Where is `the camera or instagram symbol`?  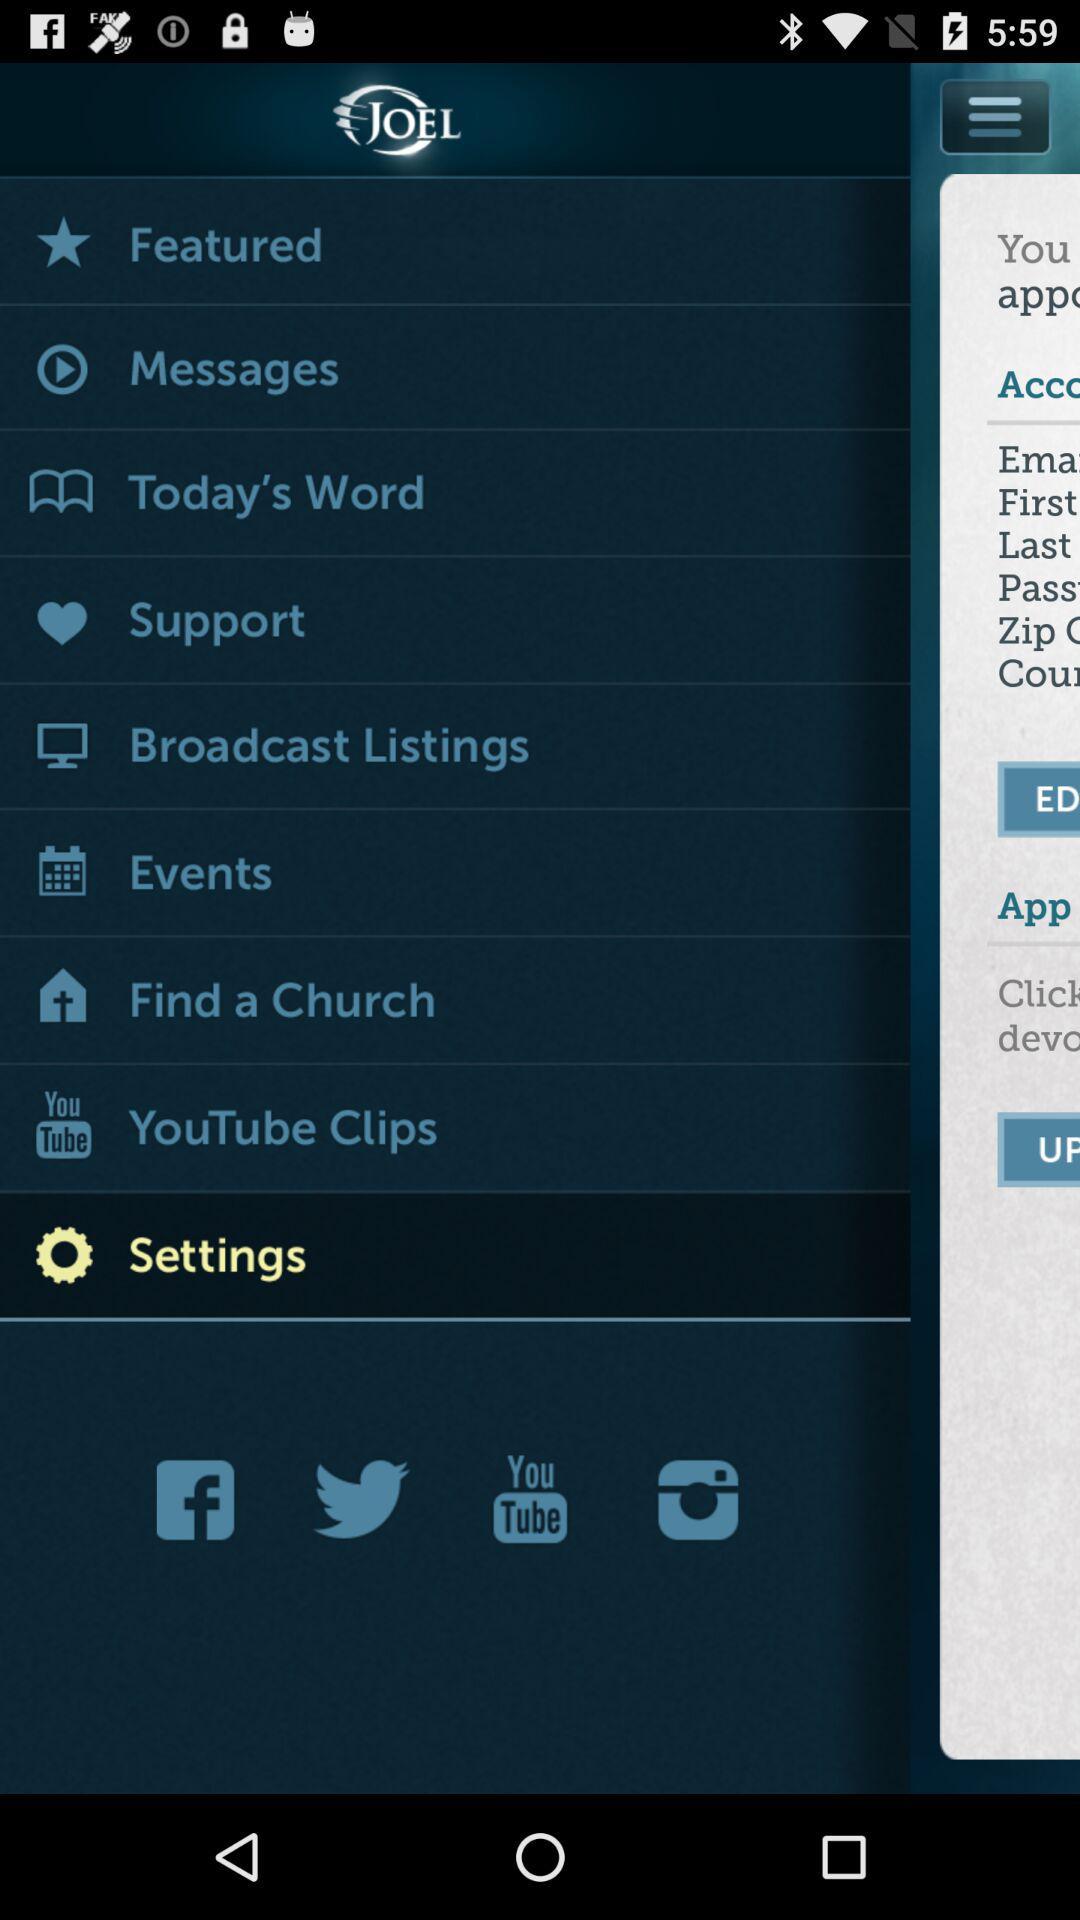
the camera or instagram symbol is located at coordinates (697, 1500).